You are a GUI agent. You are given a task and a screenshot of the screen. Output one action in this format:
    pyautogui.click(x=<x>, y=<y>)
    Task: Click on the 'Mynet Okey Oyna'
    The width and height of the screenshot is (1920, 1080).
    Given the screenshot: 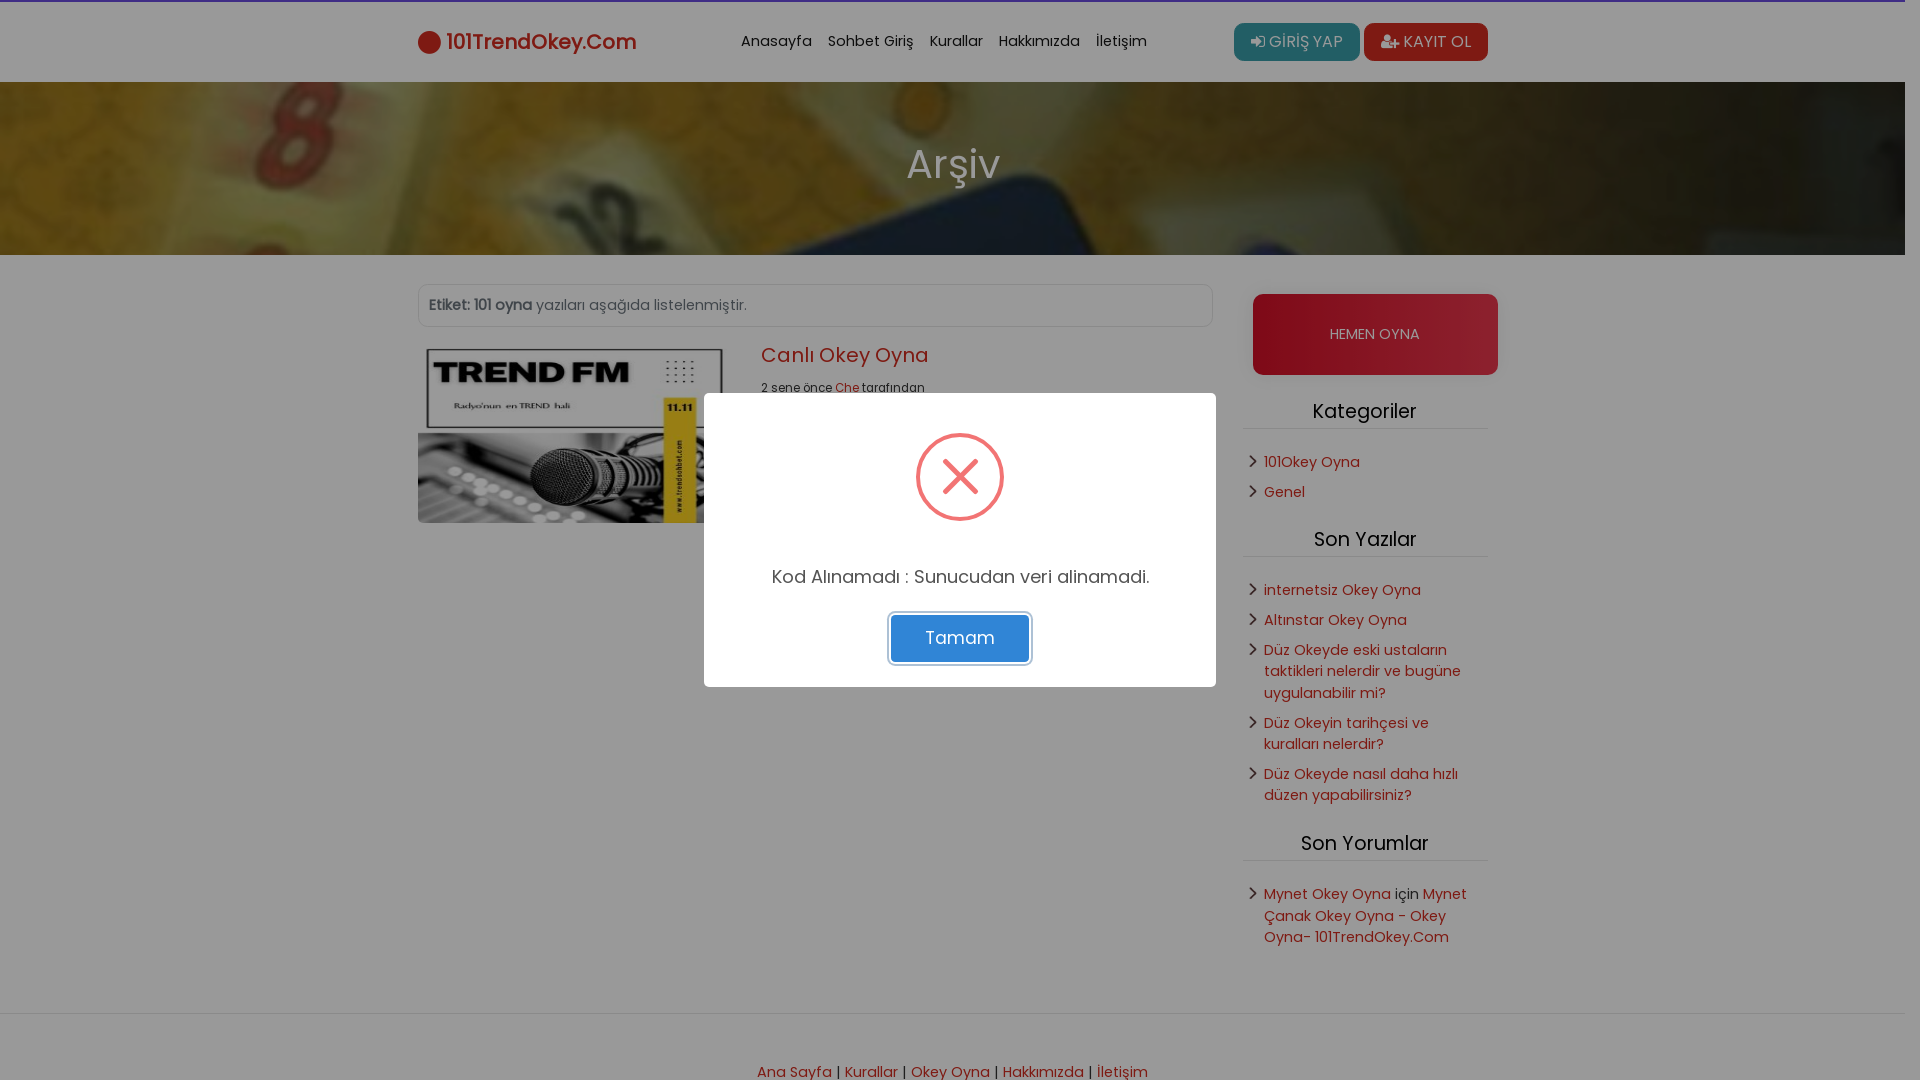 What is the action you would take?
    pyautogui.click(x=1327, y=893)
    